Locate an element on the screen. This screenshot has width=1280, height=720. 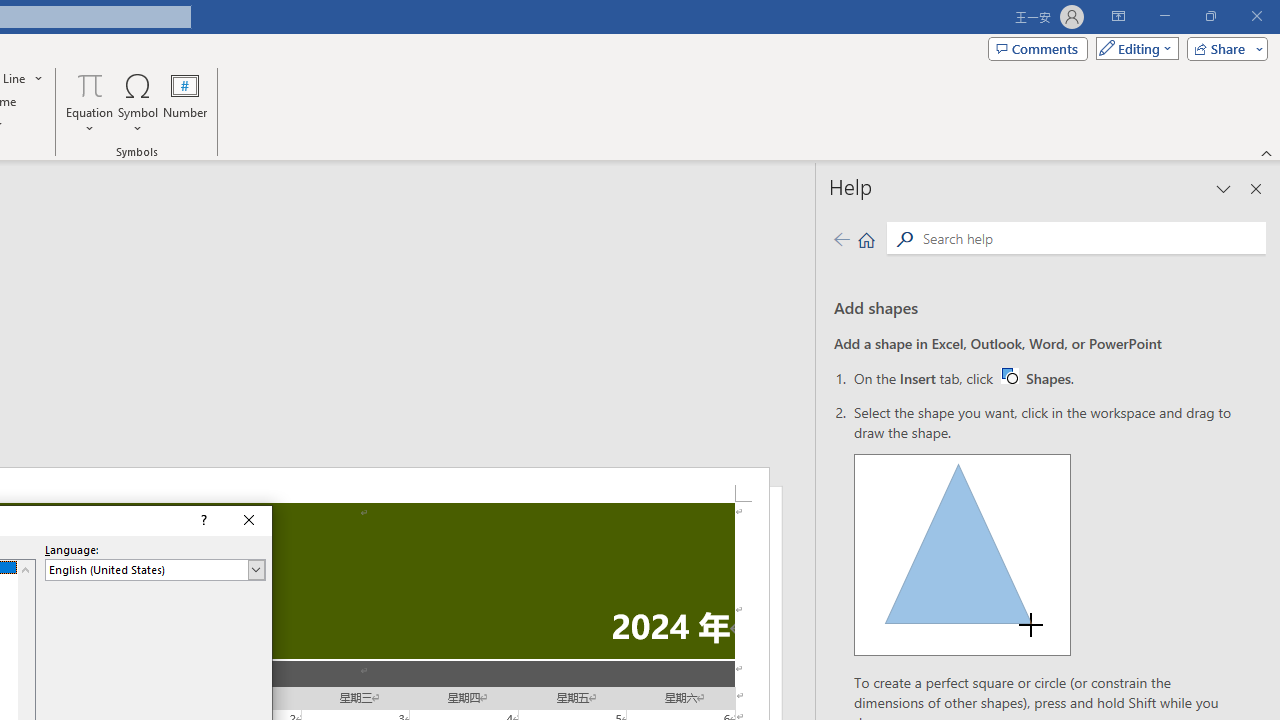
'Number...' is located at coordinates (185, 103).